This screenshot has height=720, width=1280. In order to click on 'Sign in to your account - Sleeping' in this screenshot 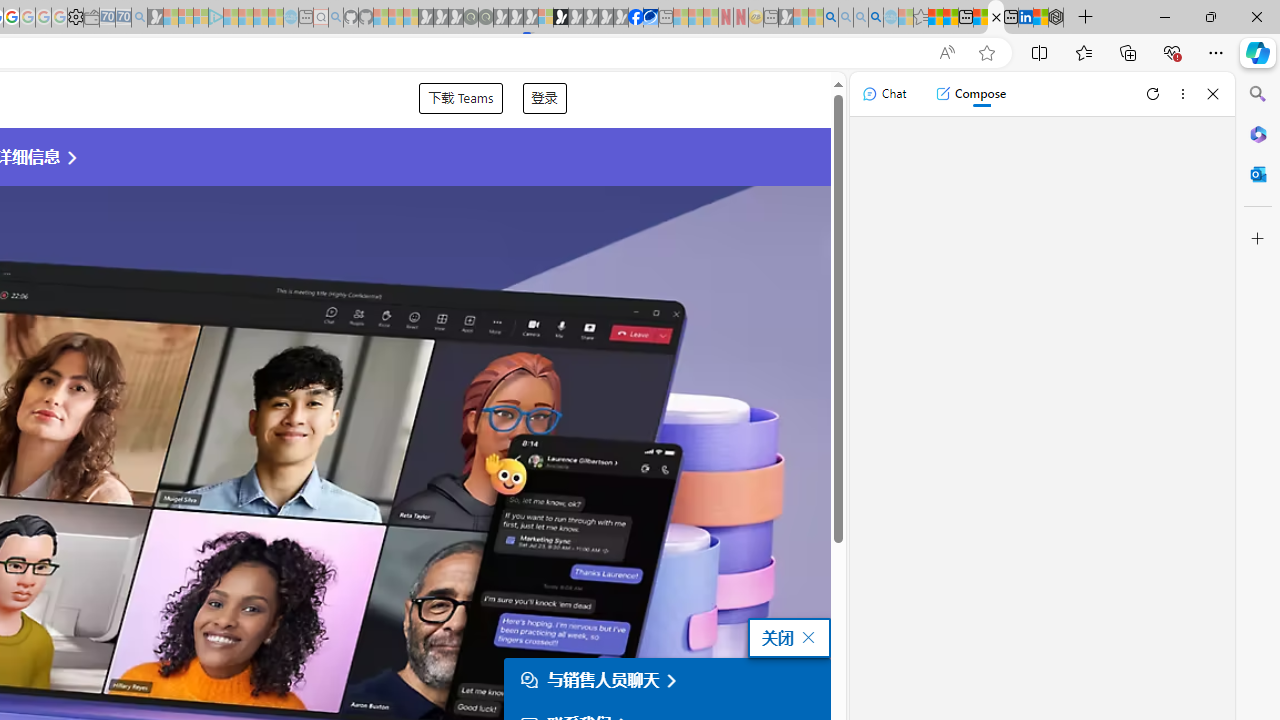, I will do `click(545, 17)`.